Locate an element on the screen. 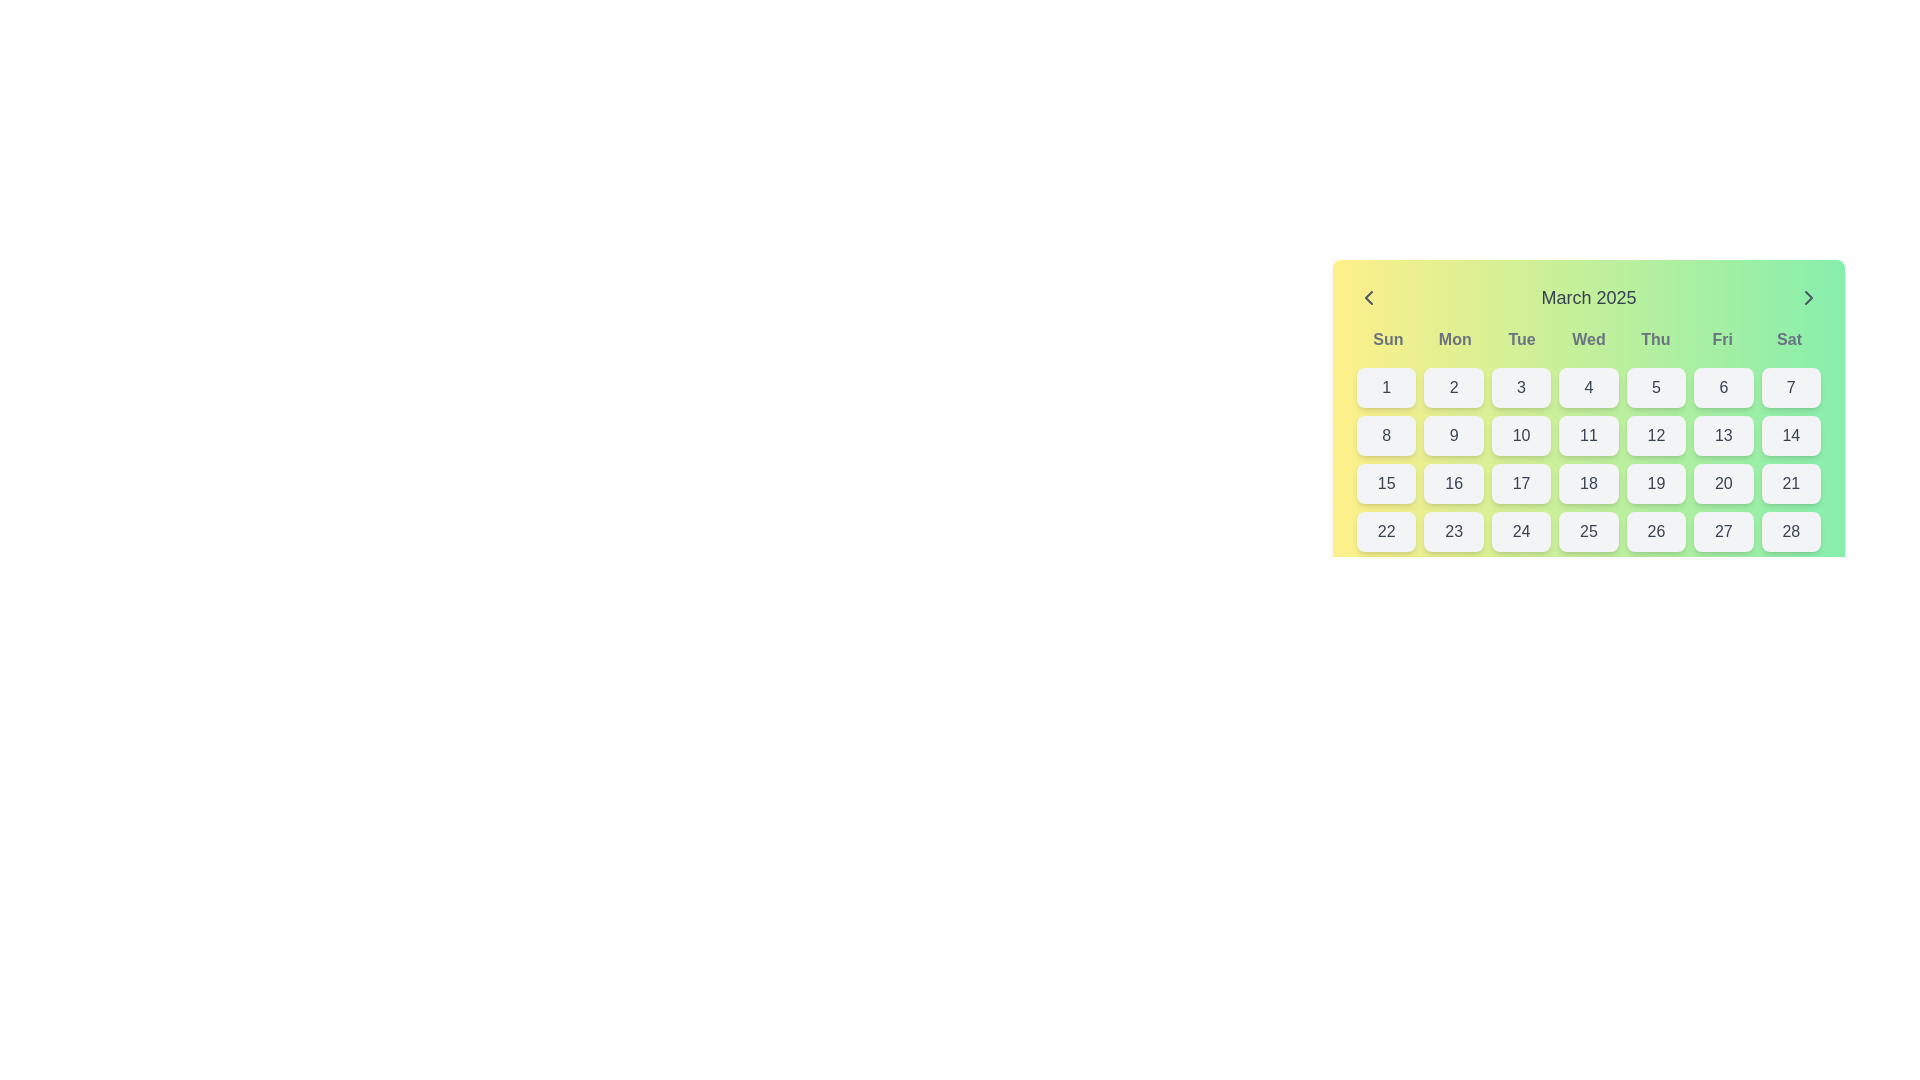 The image size is (1920, 1080). the text label representing Friday in the calendar's day header section is located at coordinates (1721, 338).